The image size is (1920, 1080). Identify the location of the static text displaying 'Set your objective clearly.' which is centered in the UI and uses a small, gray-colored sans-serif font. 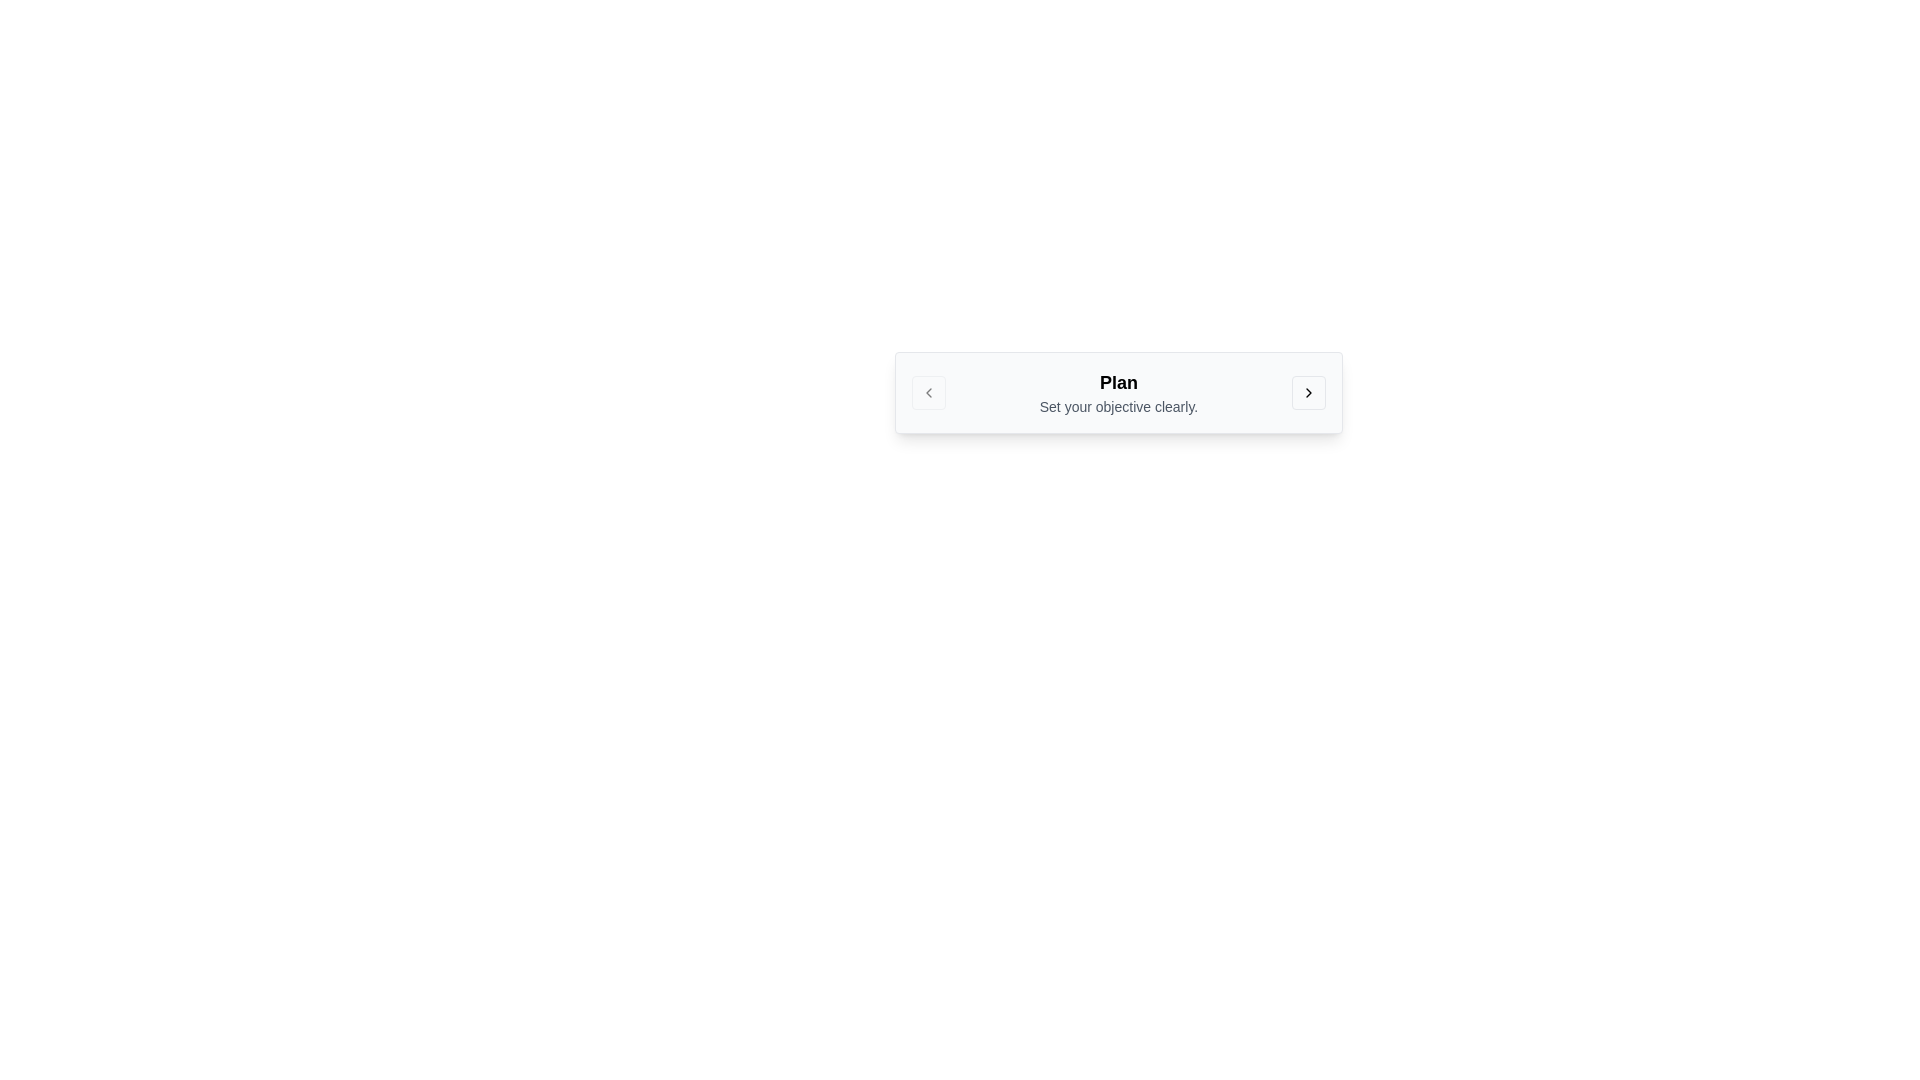
(1117, 406).